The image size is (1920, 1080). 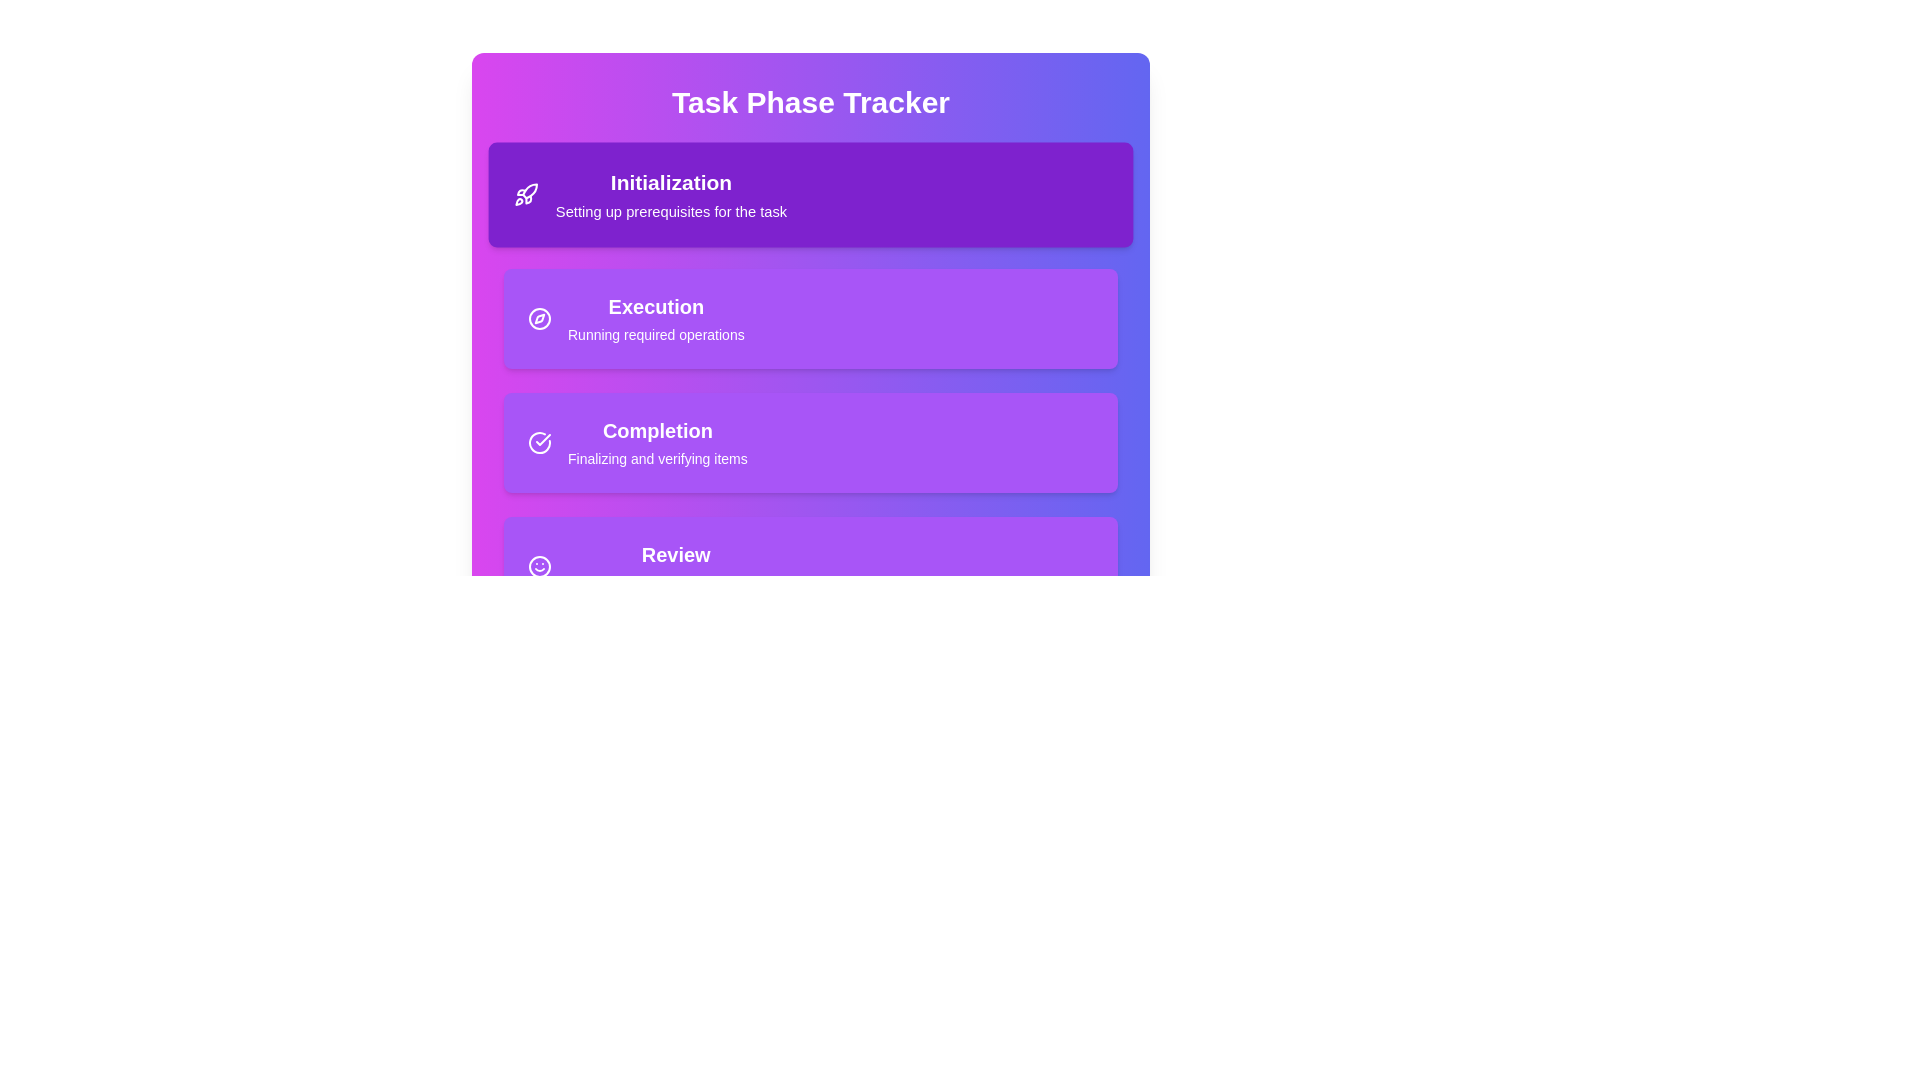 I want to click on the Text label providing a description or status update related to the 'Execution' phase located in the 'Execution' section of the 'Task Phase Tracker' interface, so click(x=656, y=334).